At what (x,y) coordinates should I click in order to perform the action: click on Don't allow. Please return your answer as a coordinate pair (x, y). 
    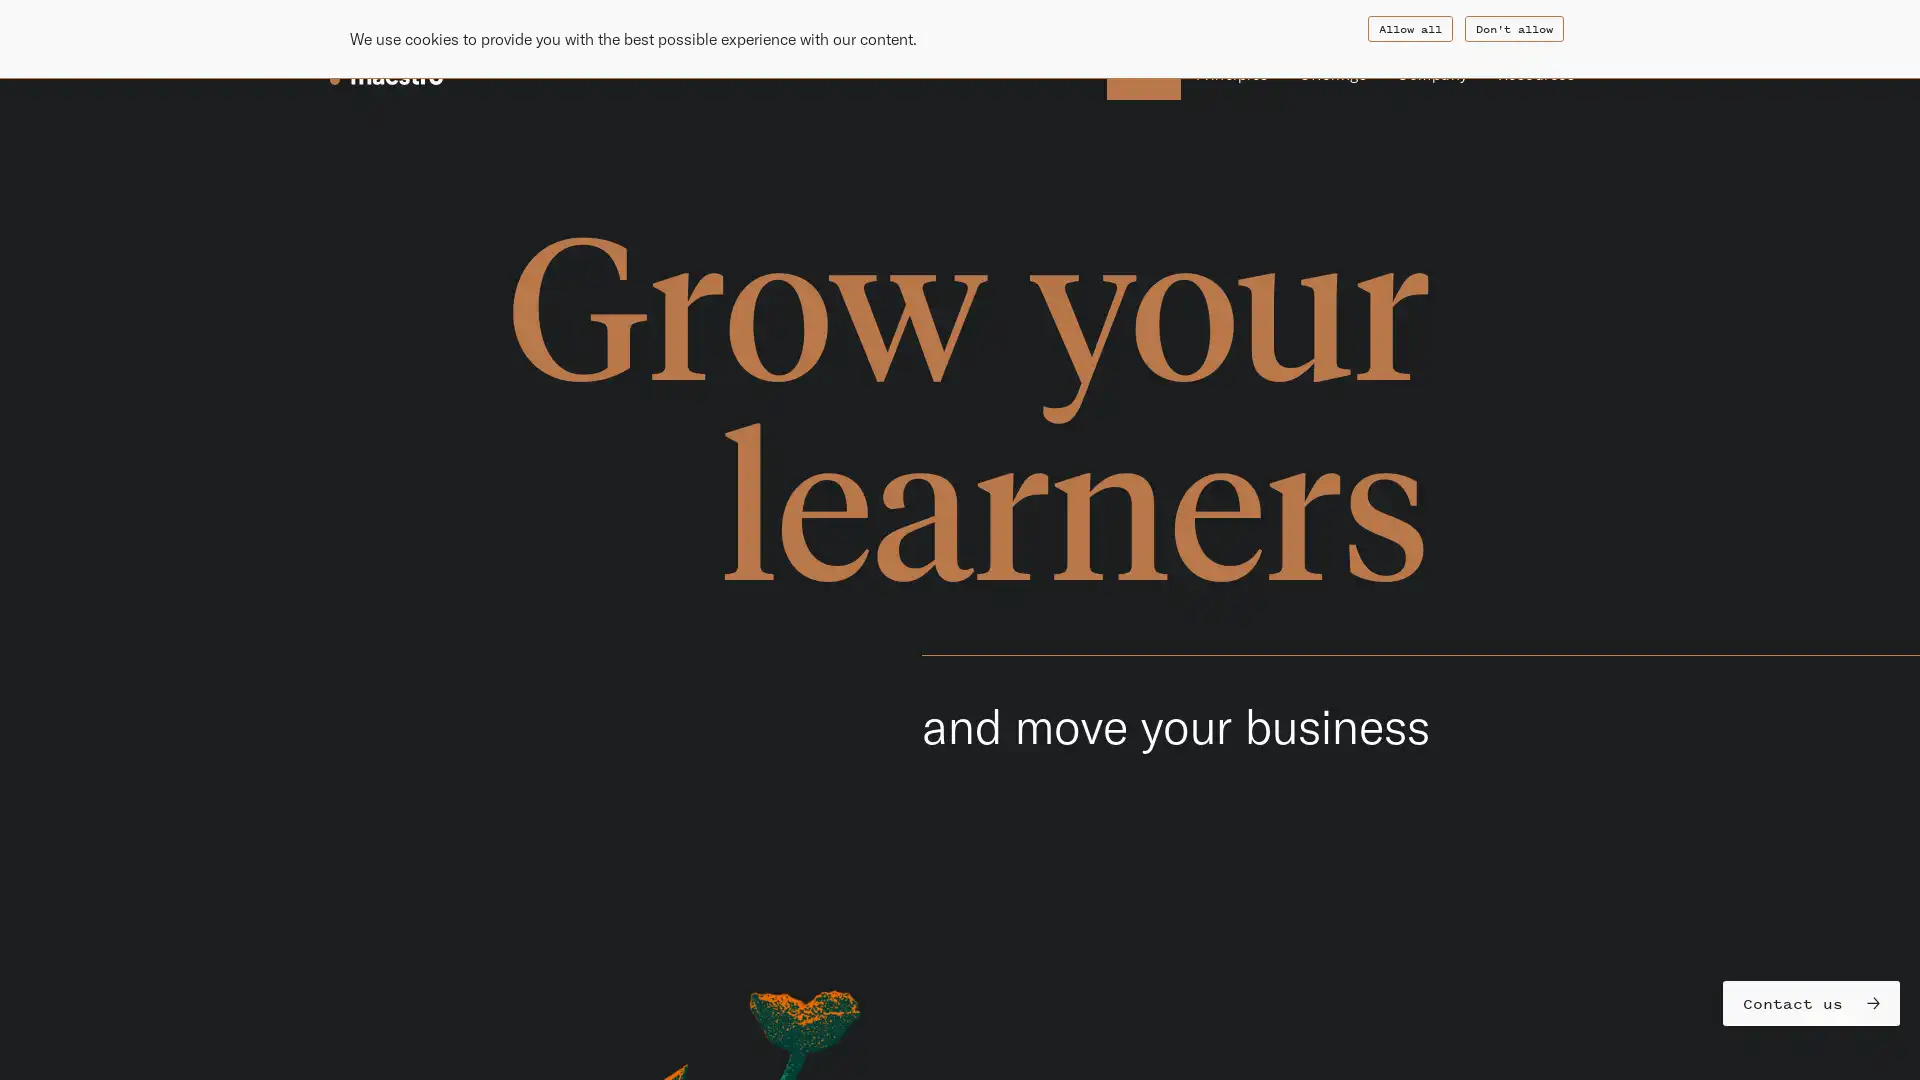
    Looking at the image, I should click on (1514, 29).